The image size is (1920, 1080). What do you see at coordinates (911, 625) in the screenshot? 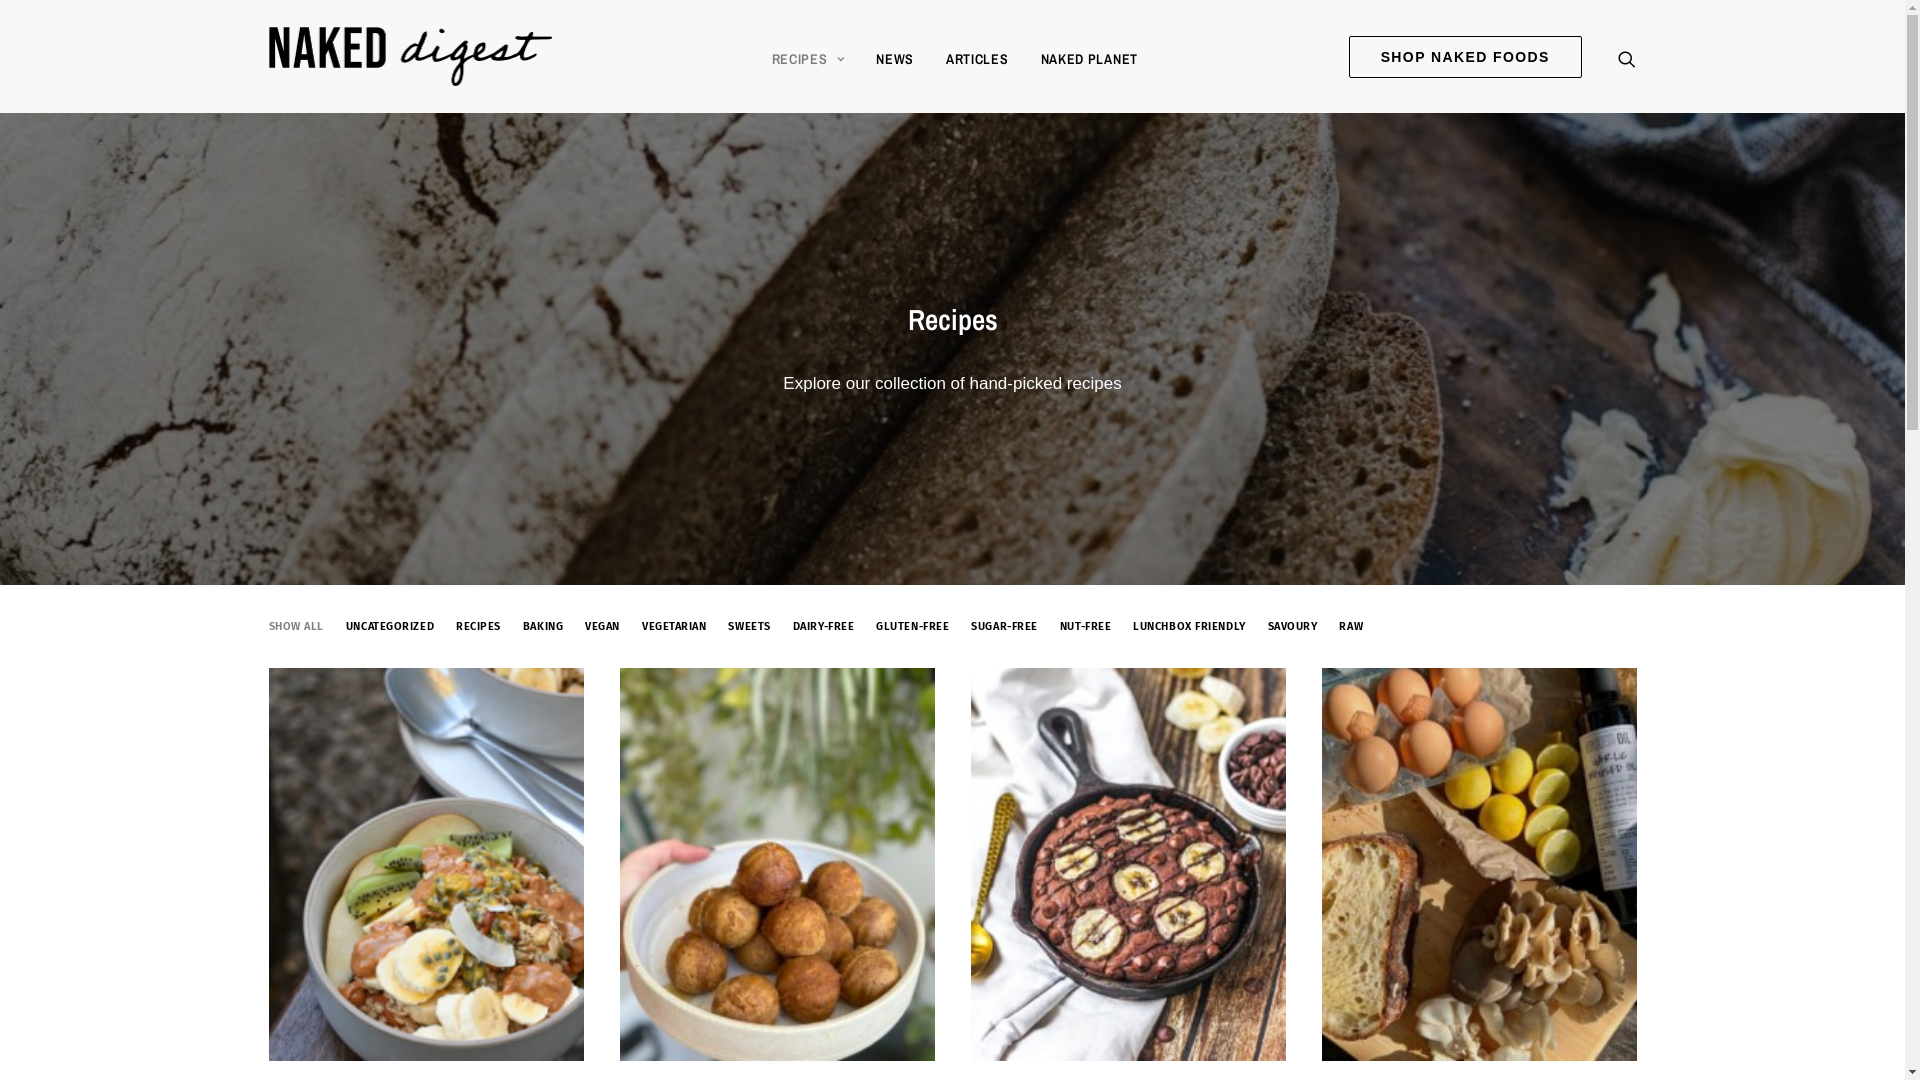
I see `'GLUTEN-FREE'` at bounding box center [911, 625].